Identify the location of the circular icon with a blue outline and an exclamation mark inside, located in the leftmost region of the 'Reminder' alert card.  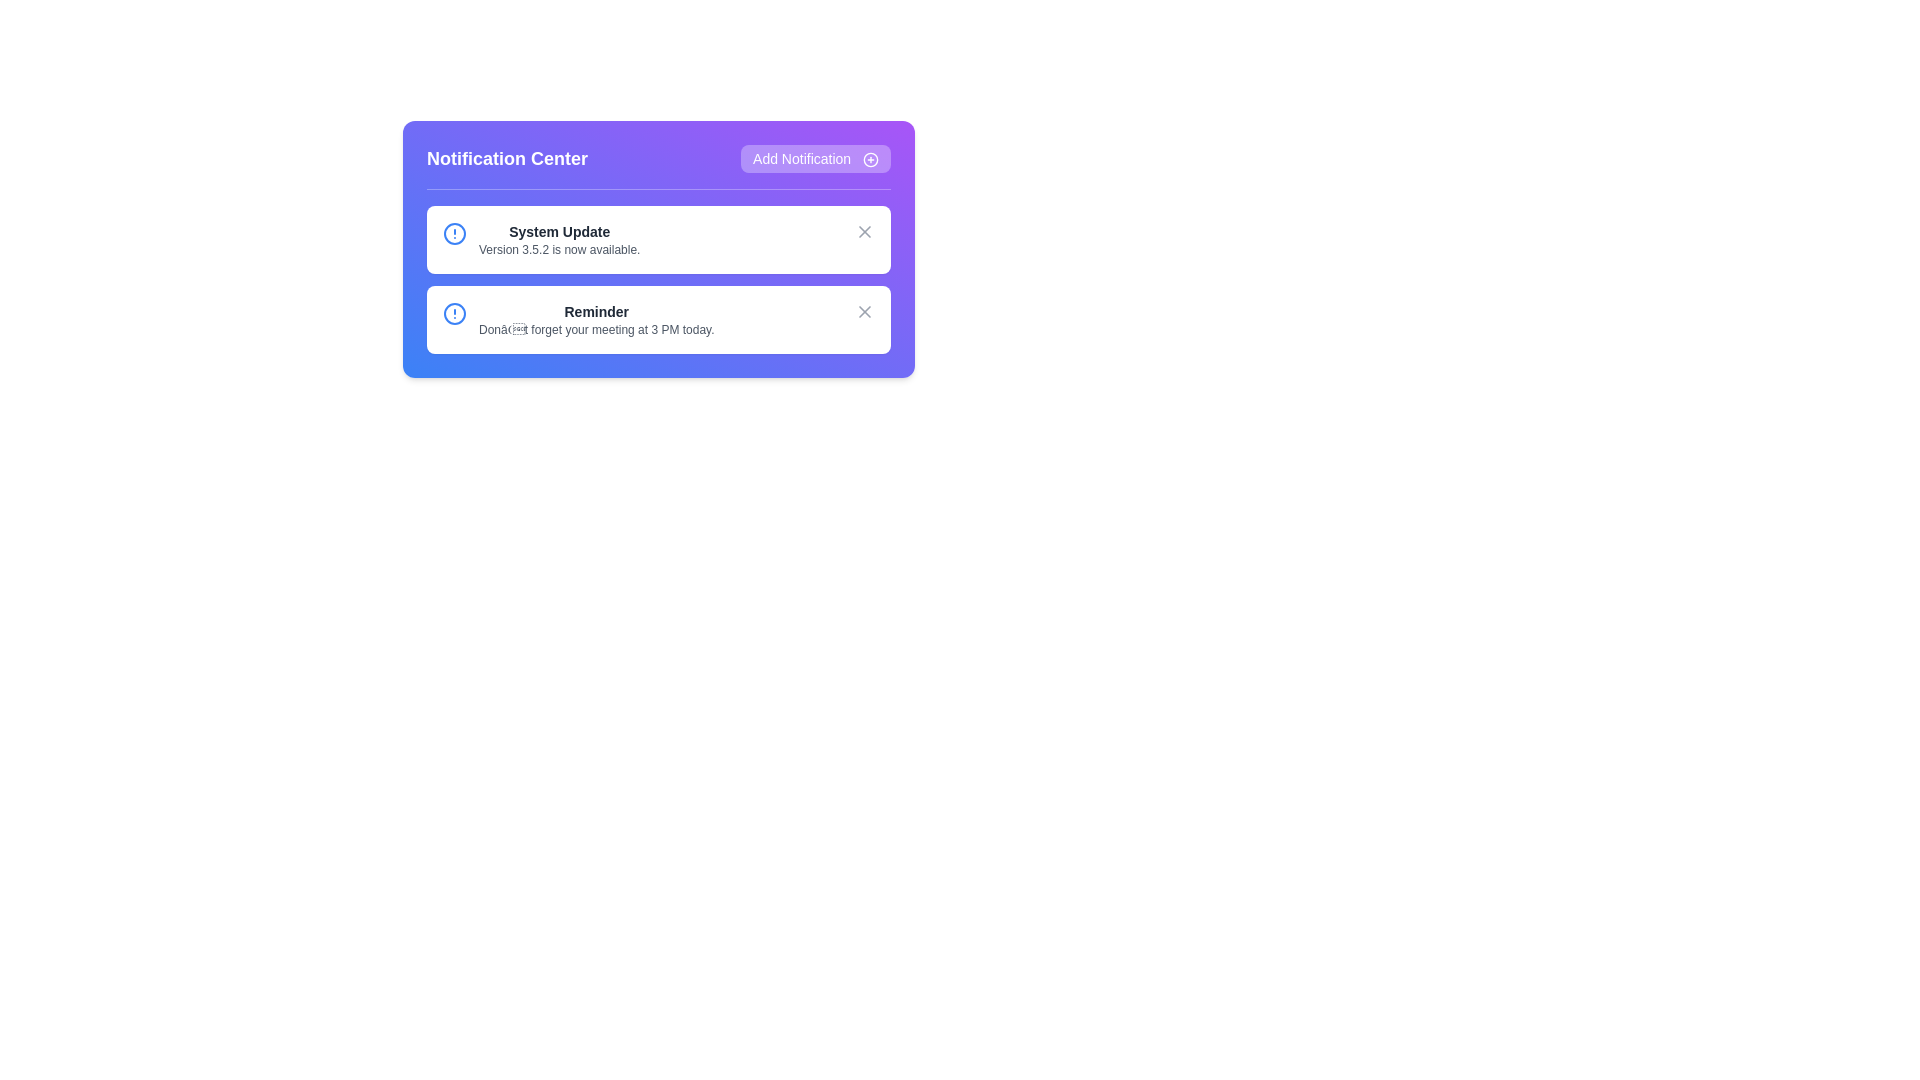
(454, 313).